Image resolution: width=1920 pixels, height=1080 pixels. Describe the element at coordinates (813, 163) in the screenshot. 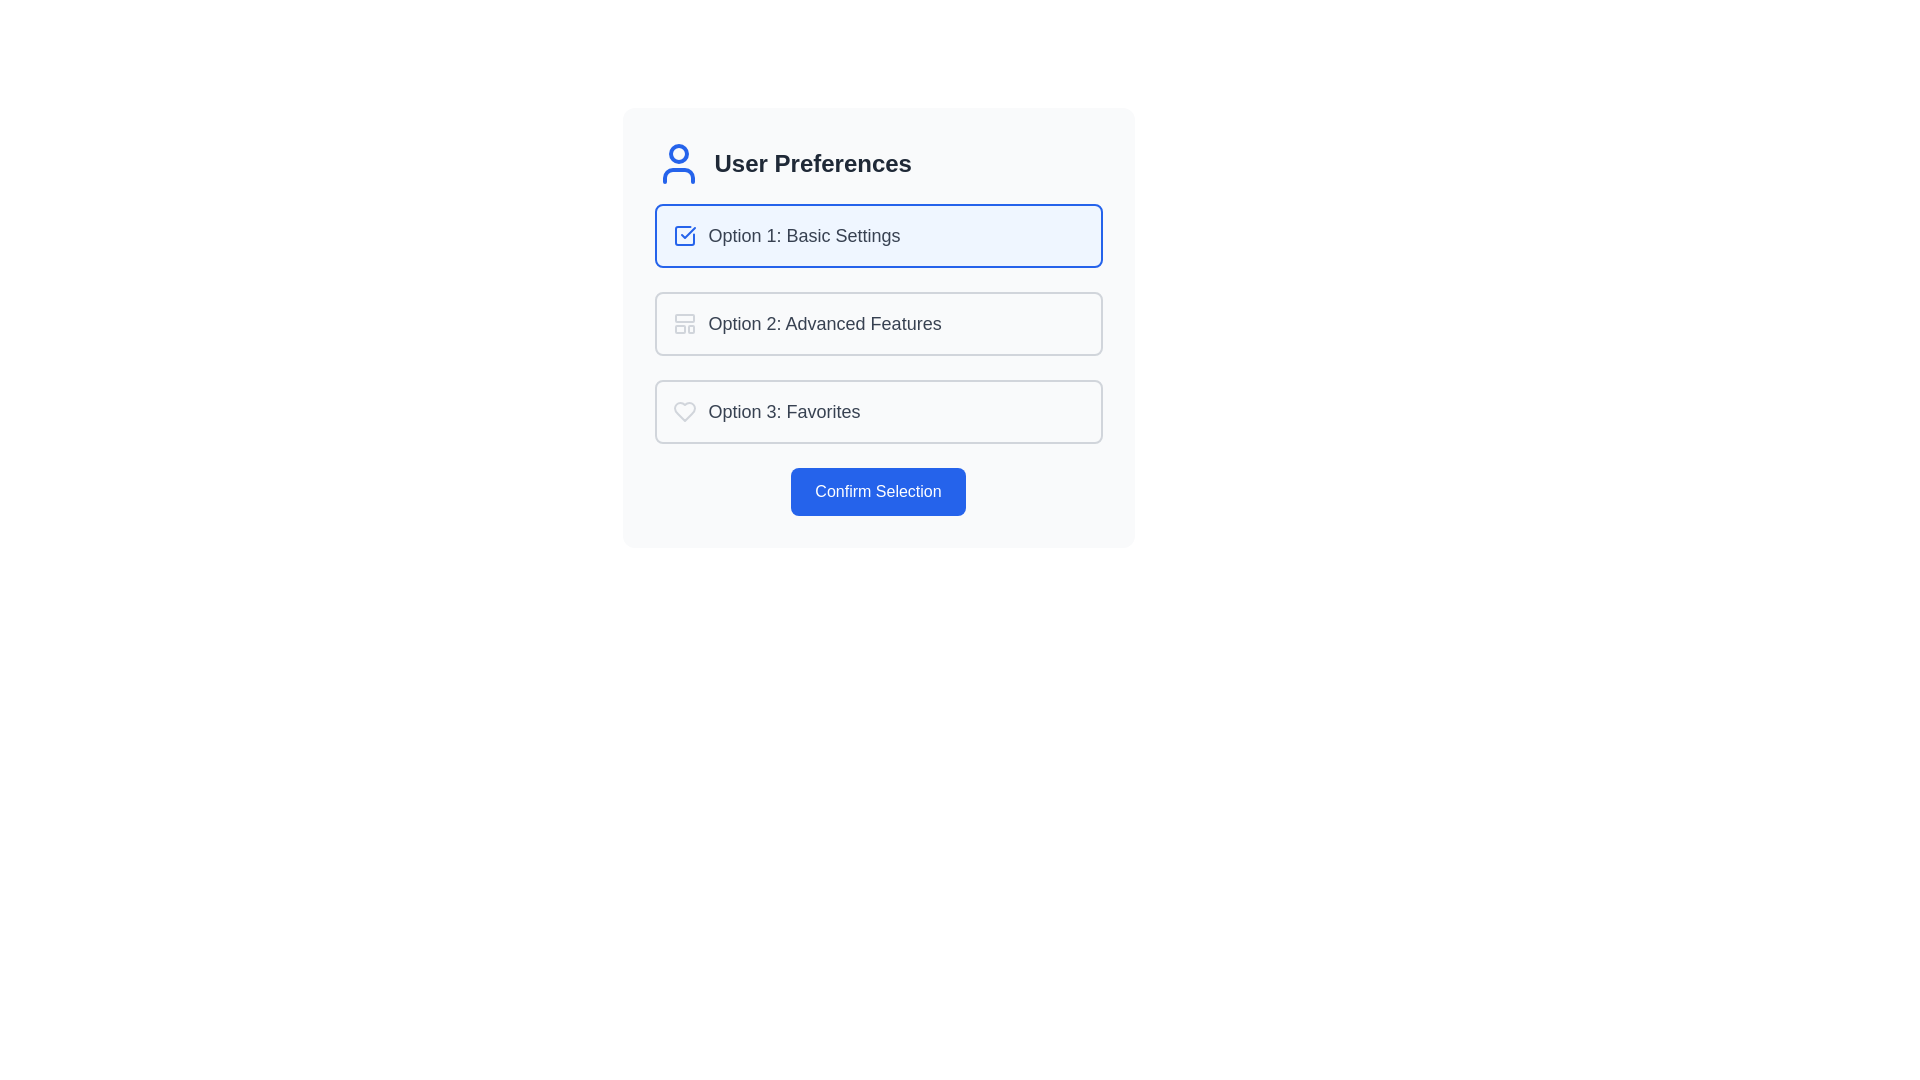

I see `the static text element labeled 'User Preferences', which is displayed in bold and large font, located within a settings panel at the top` at that location.